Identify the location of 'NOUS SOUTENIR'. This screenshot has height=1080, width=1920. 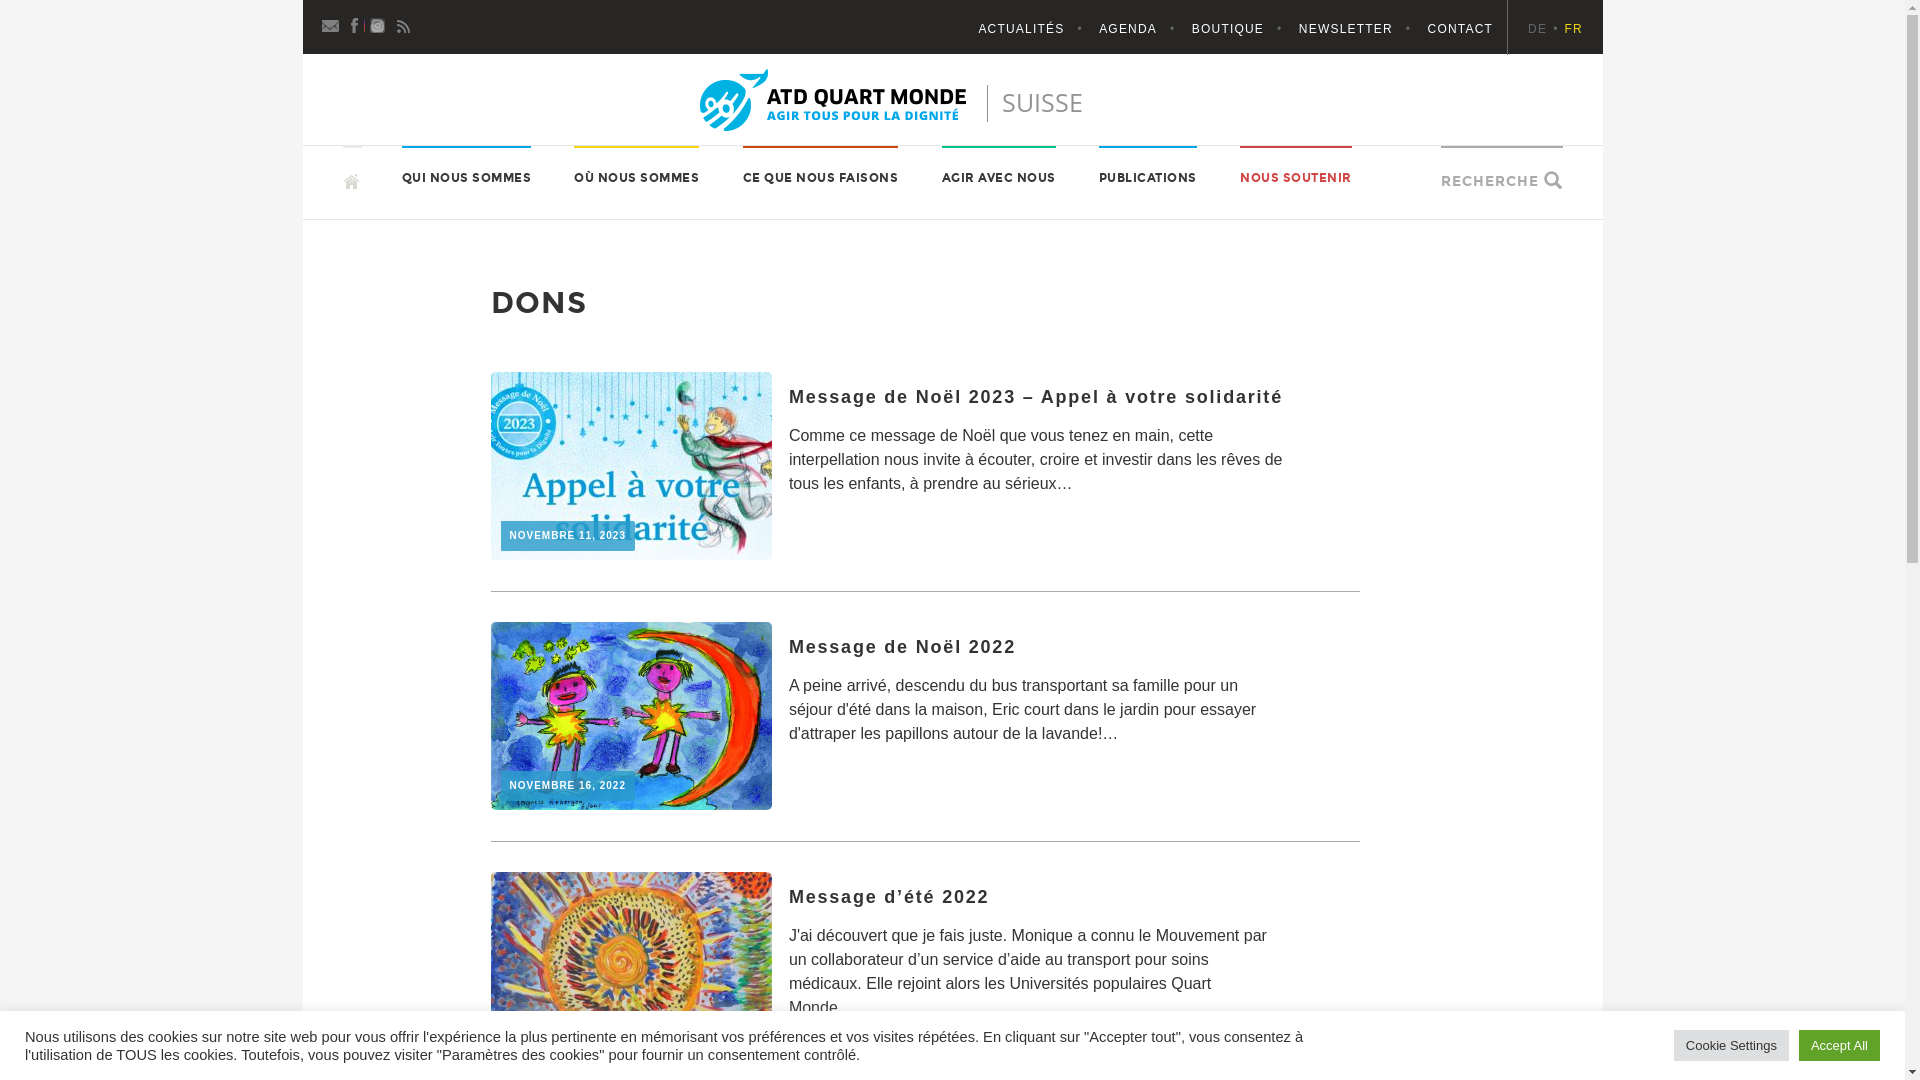
(1296, 176).